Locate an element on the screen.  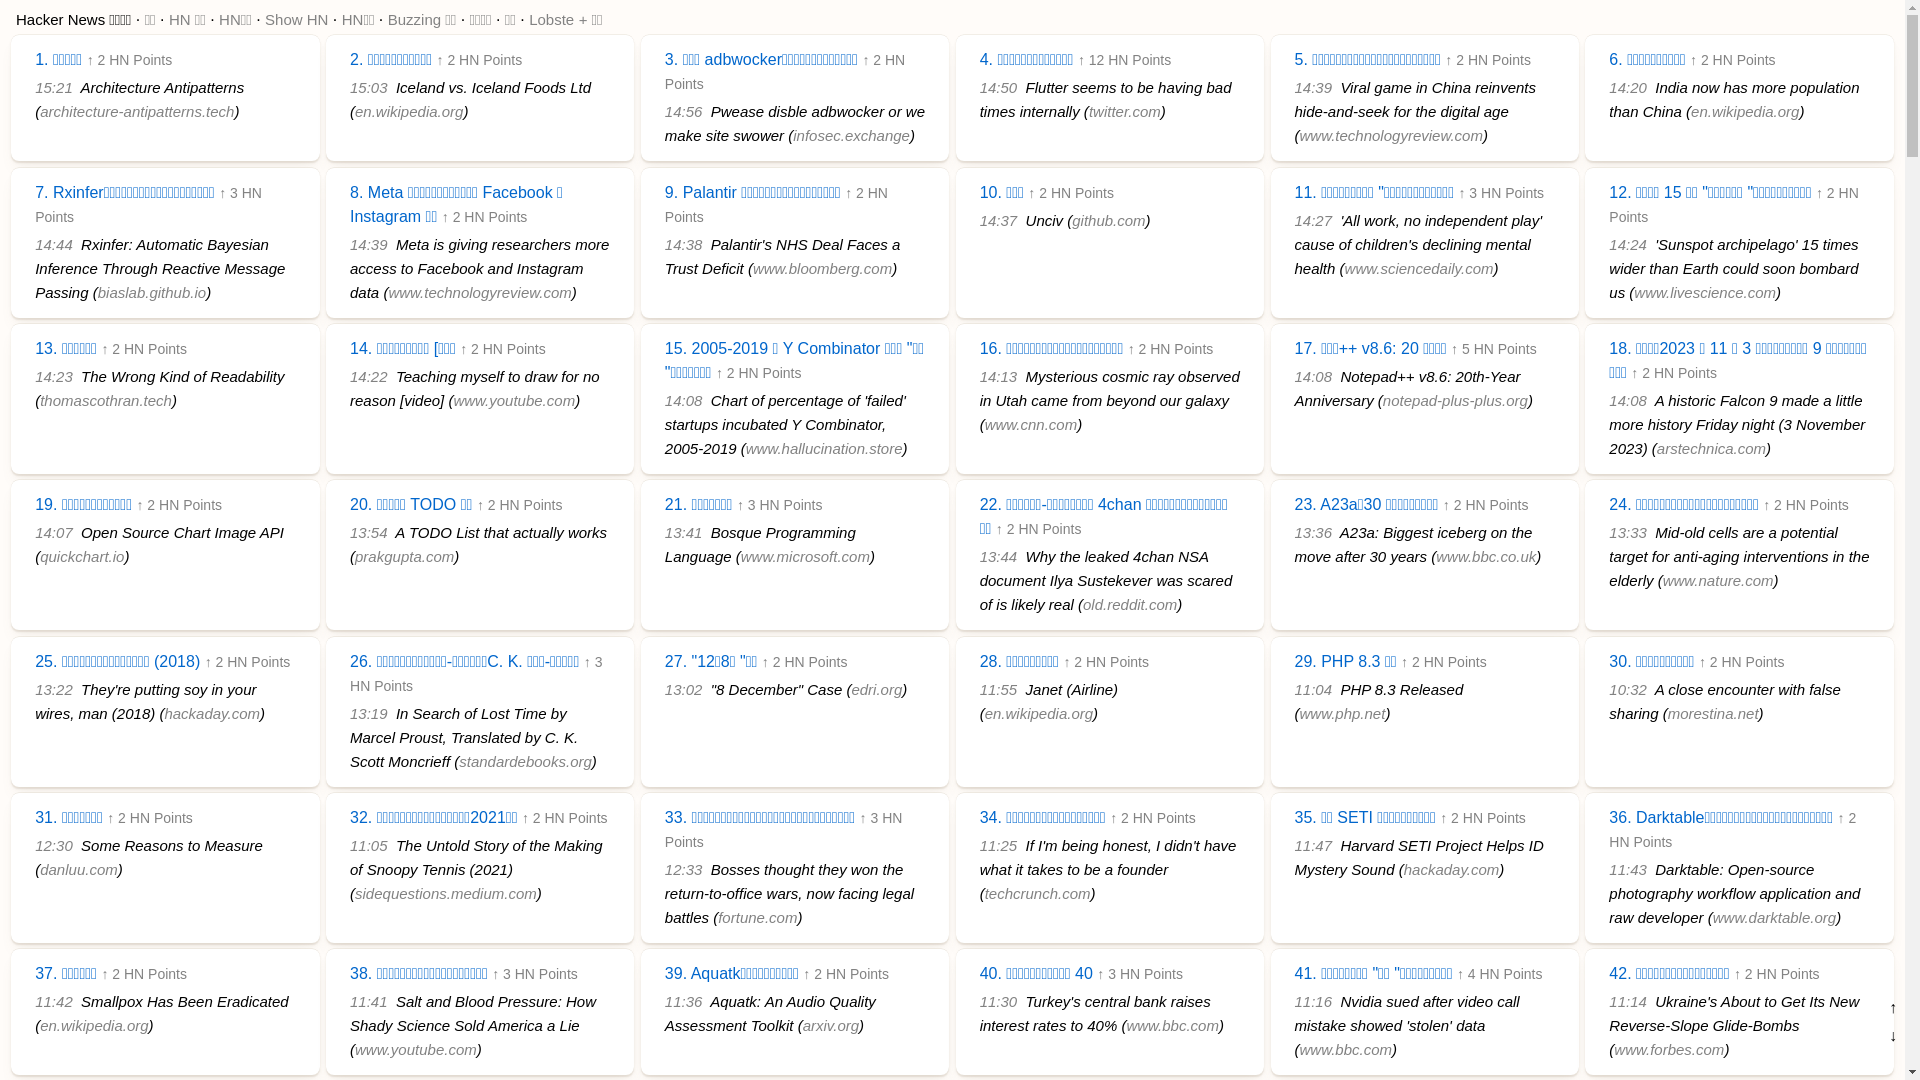
'en.wikipedia.org' is located at coordinates (93, 1025).